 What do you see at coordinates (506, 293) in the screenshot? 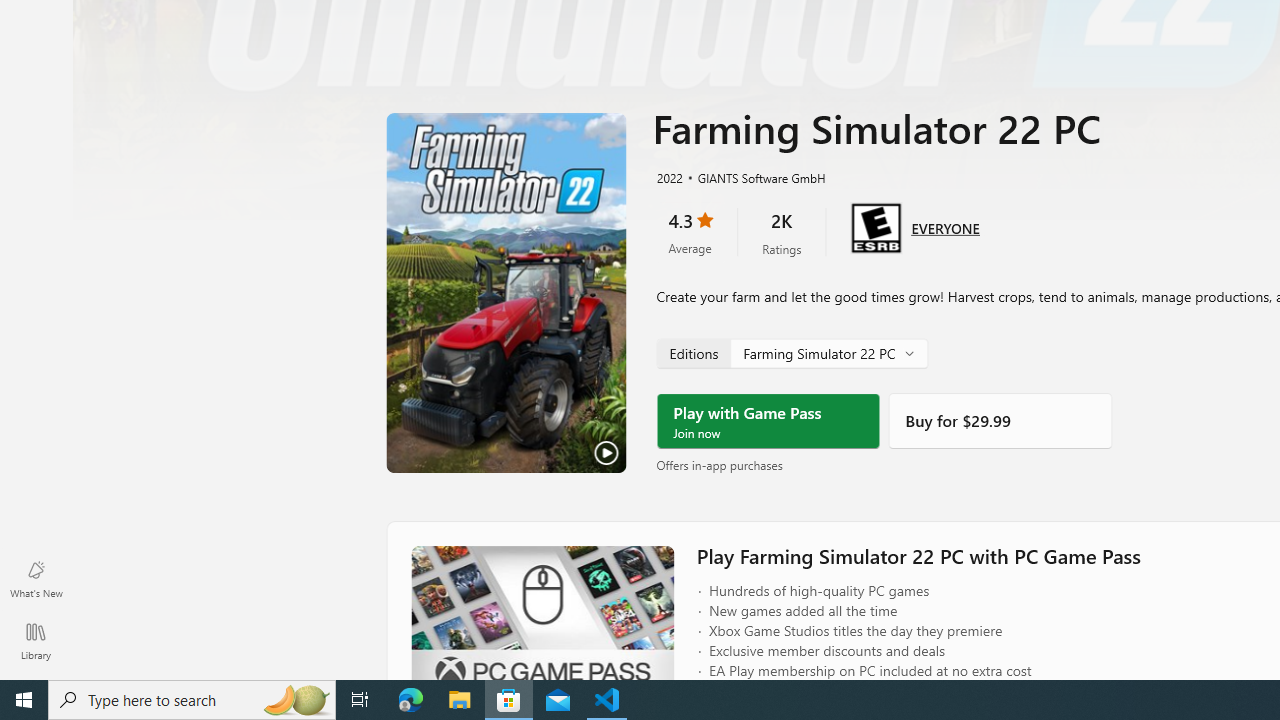
I see `'Play Trailer'` at bounding box center [506, 293].